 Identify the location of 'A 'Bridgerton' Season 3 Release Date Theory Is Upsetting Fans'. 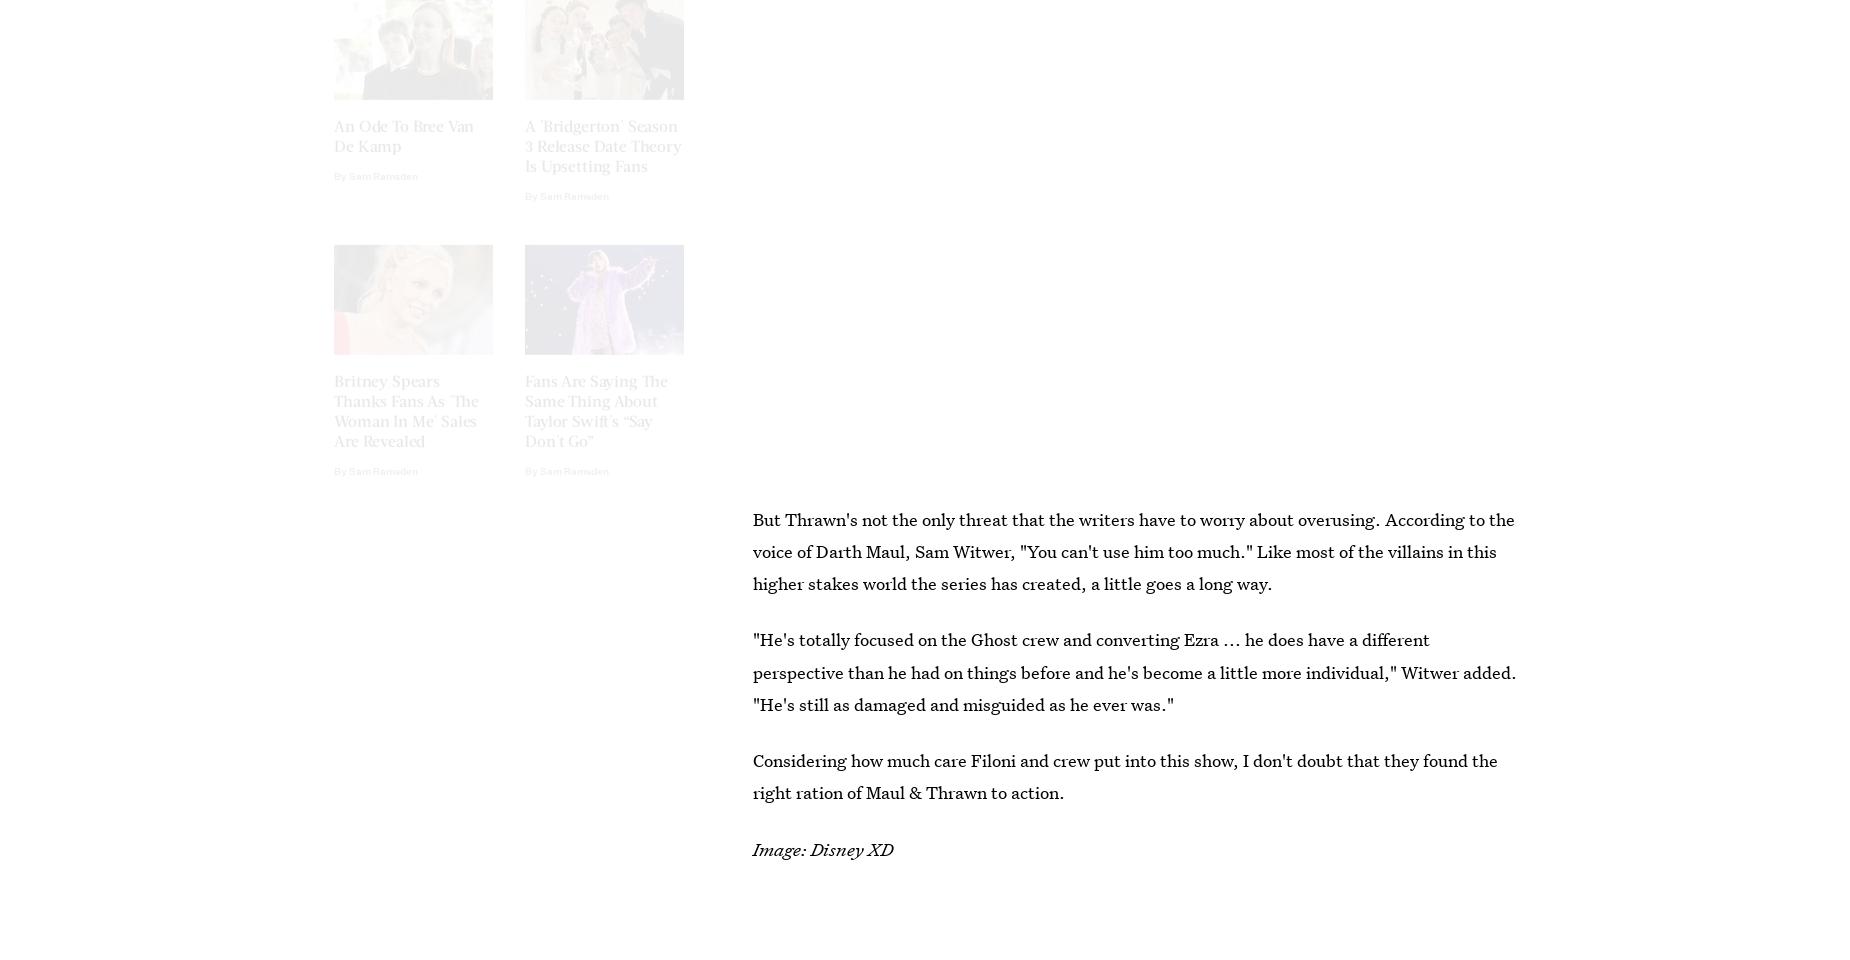
(525, 161).